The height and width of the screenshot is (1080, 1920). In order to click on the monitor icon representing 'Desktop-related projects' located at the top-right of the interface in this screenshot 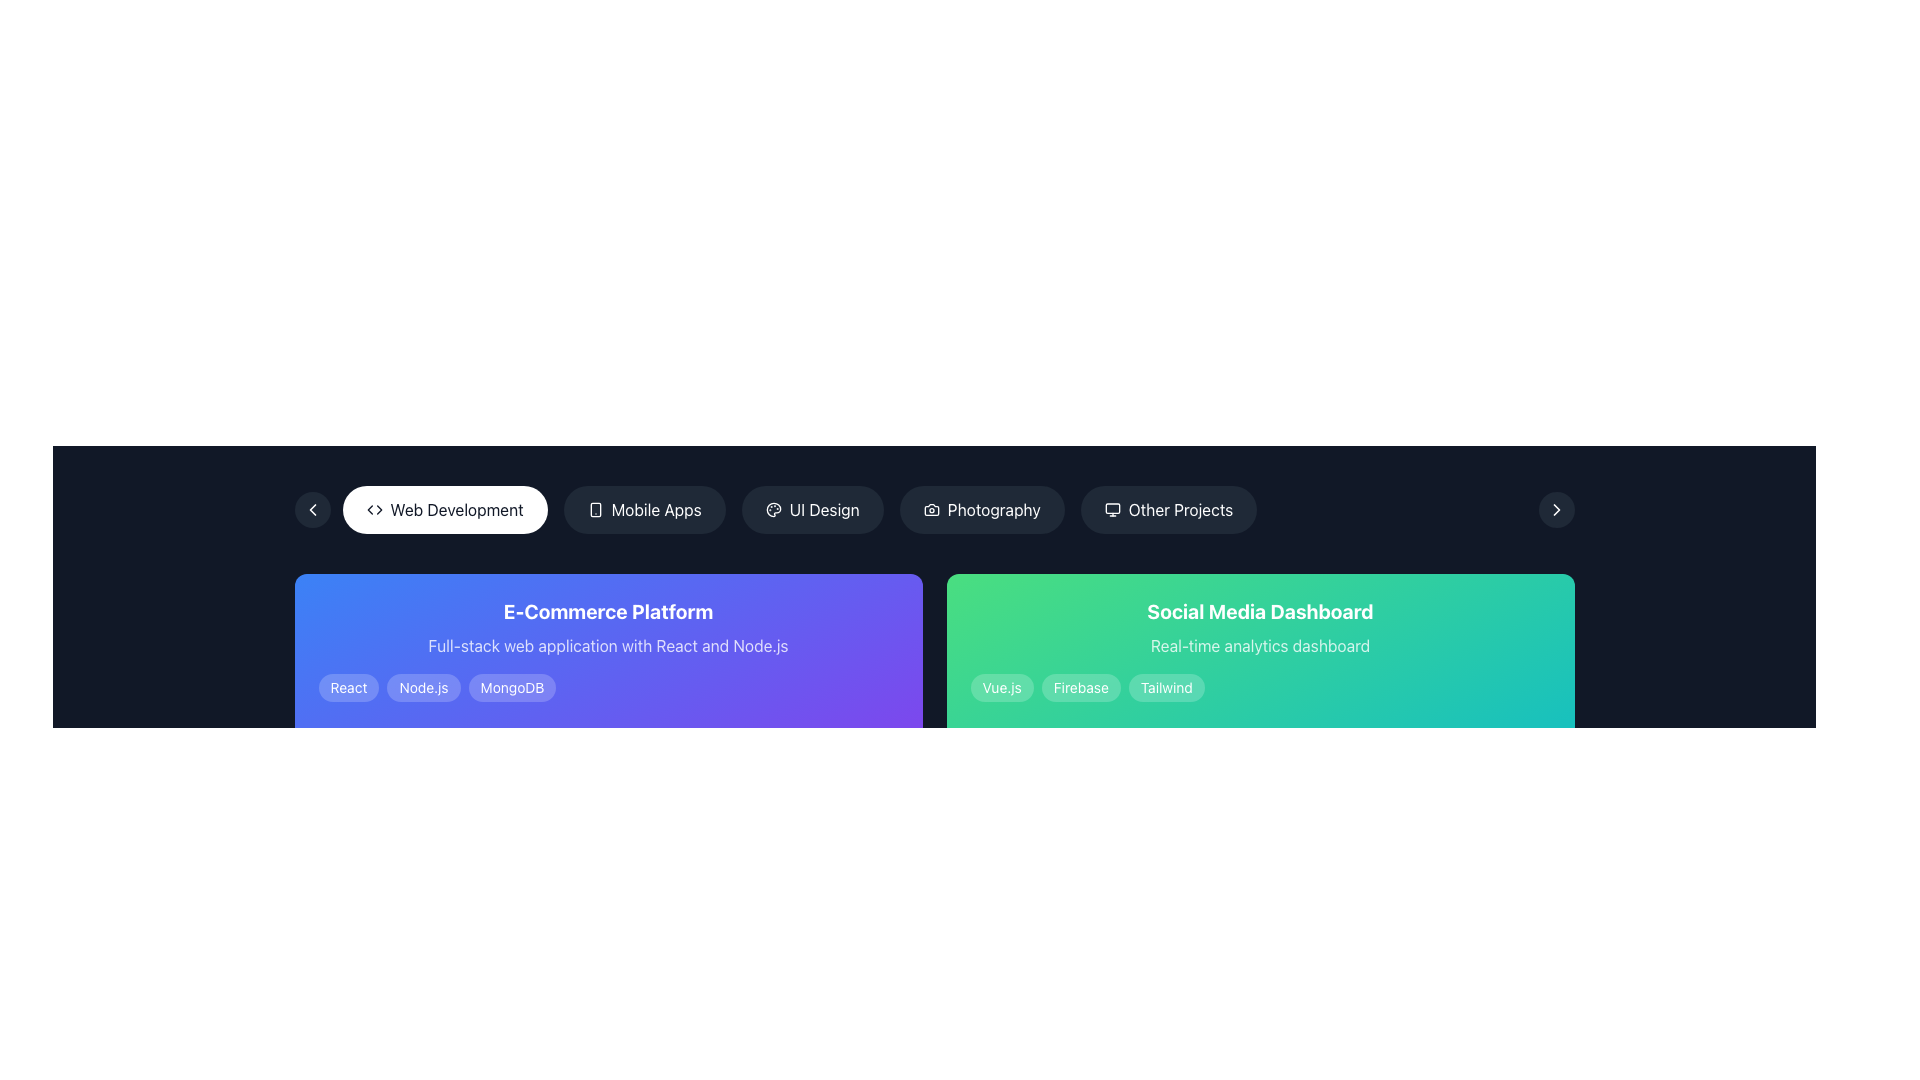, I will do `click(1111, 507)`.